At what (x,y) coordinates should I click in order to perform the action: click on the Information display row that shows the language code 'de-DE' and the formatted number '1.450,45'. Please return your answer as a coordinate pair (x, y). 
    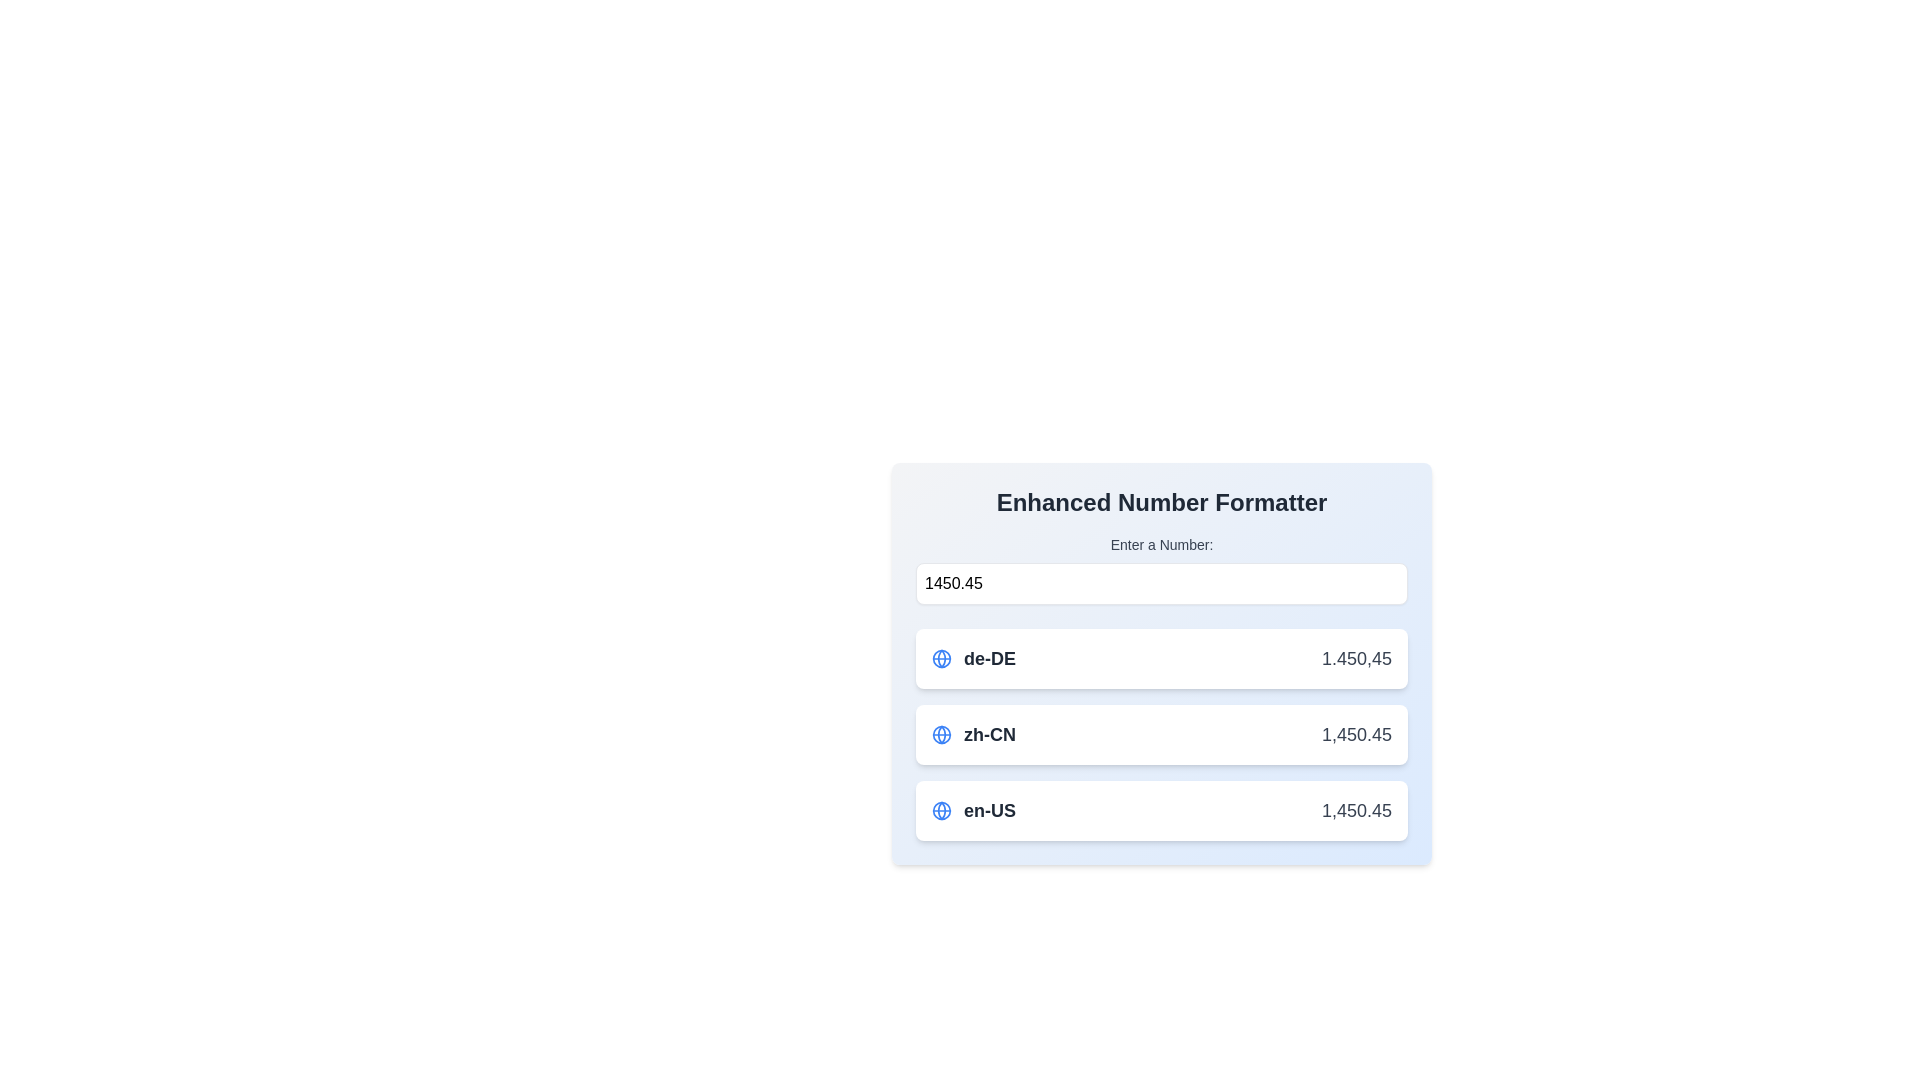
    Looking at the image, I should click on (1161, 659).